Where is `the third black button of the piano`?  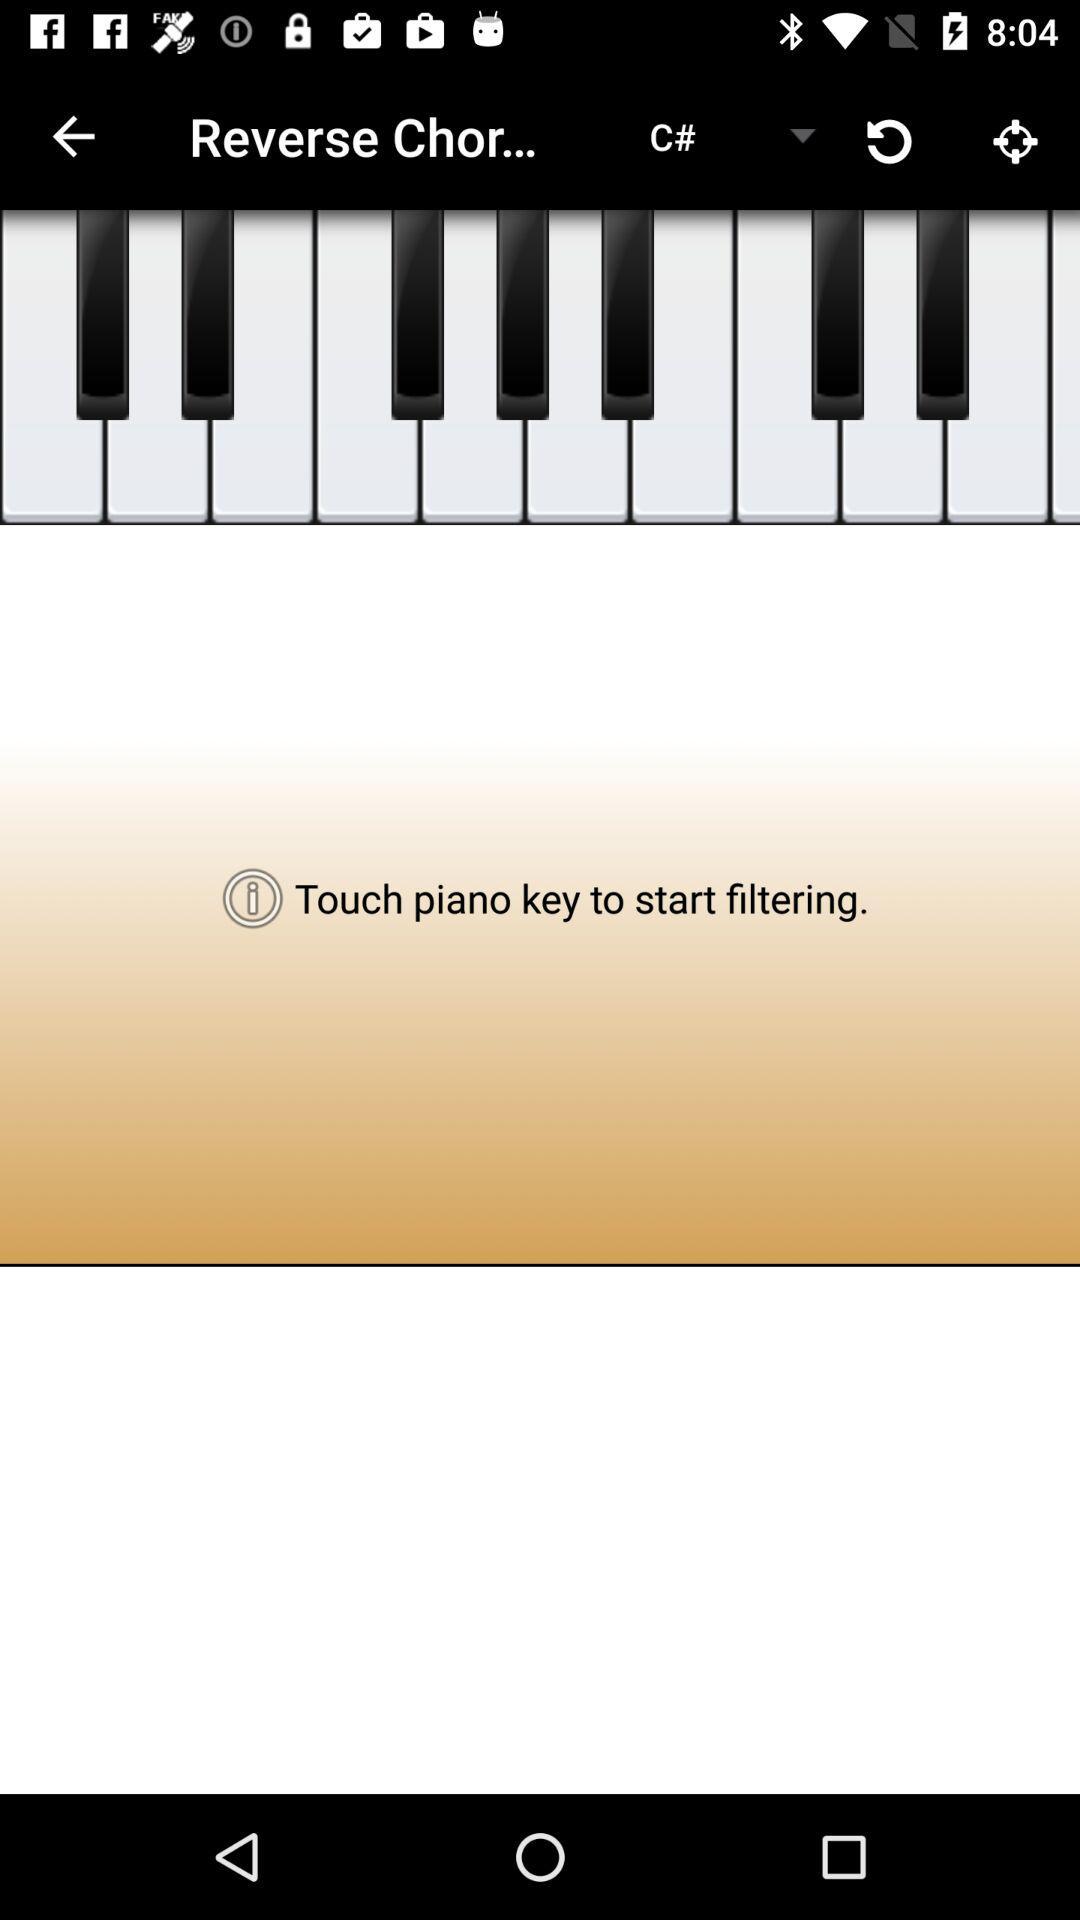 the third black button of the piano is located at coordinates (416, 314).